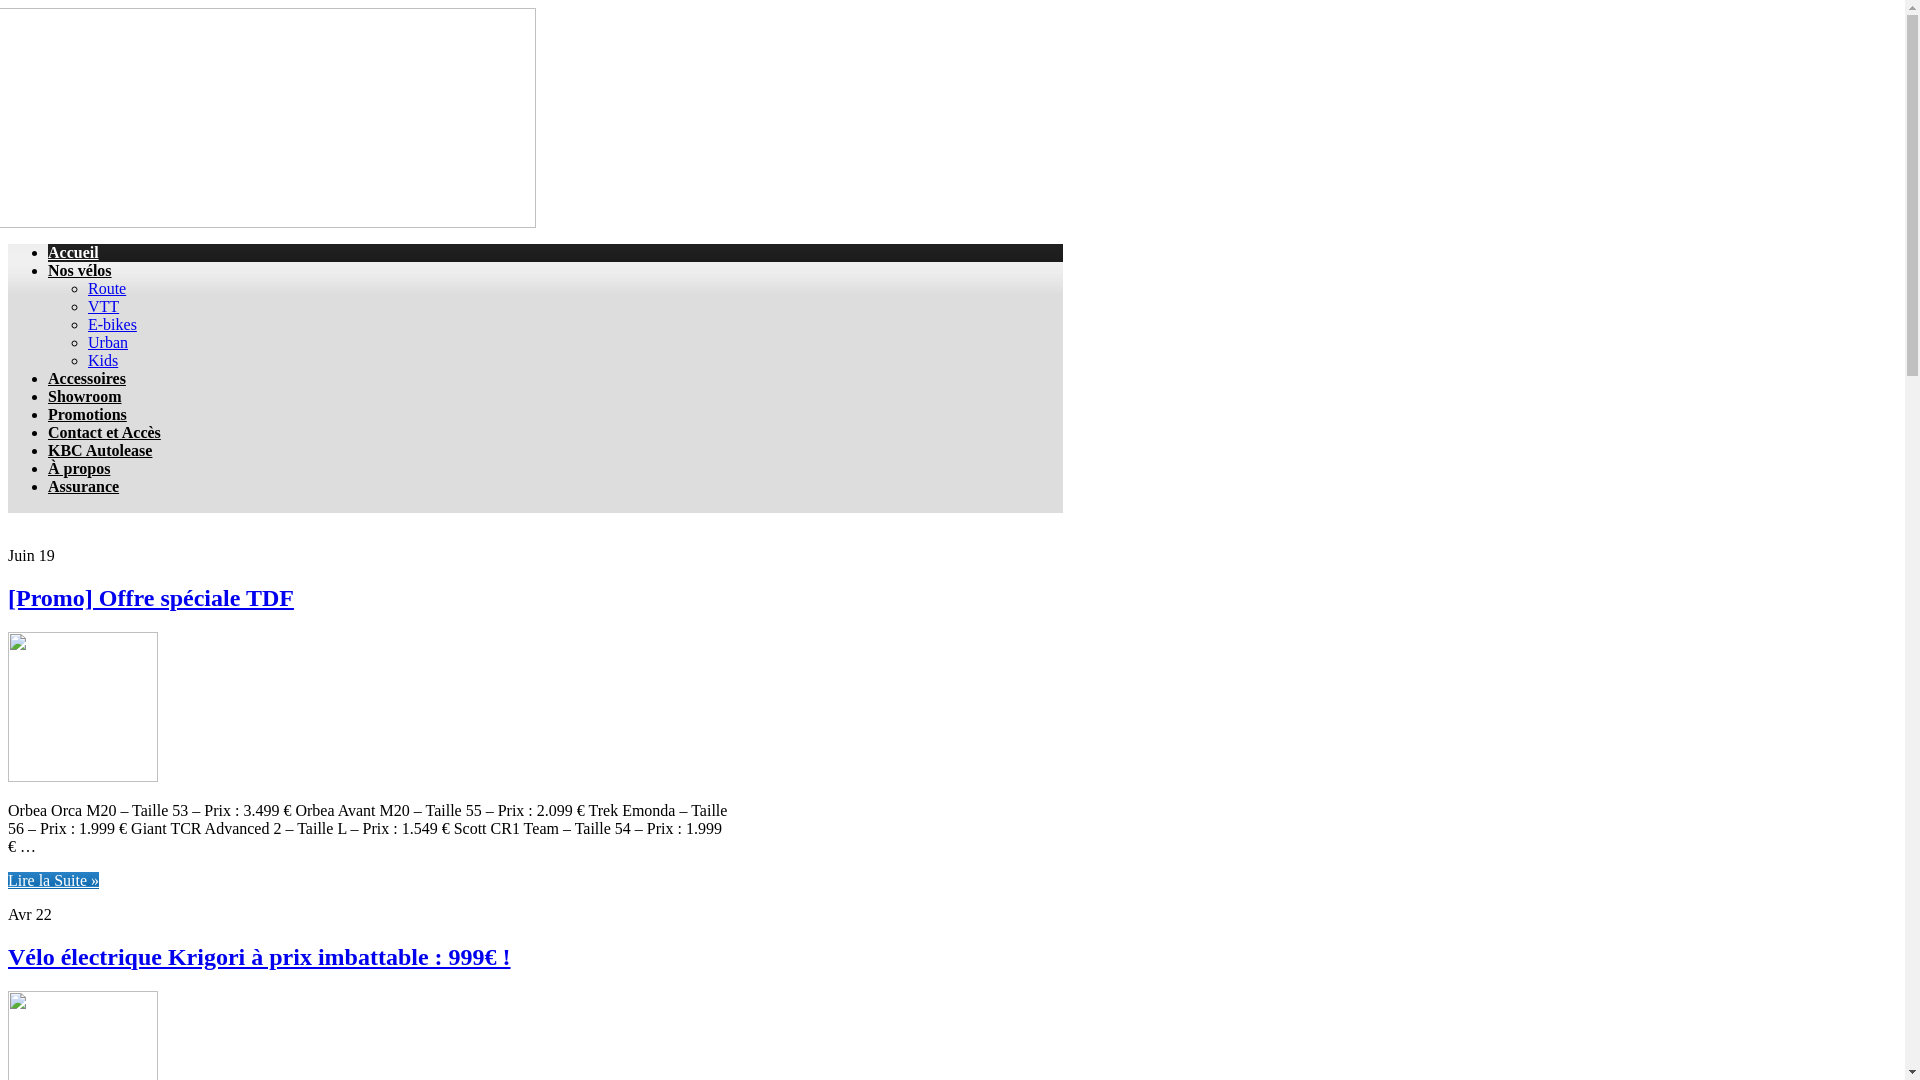 The image size is (1920, 1080). Describe the element at coordinates (106, 341) in the screenshot. I see `'Urban'` at that location.